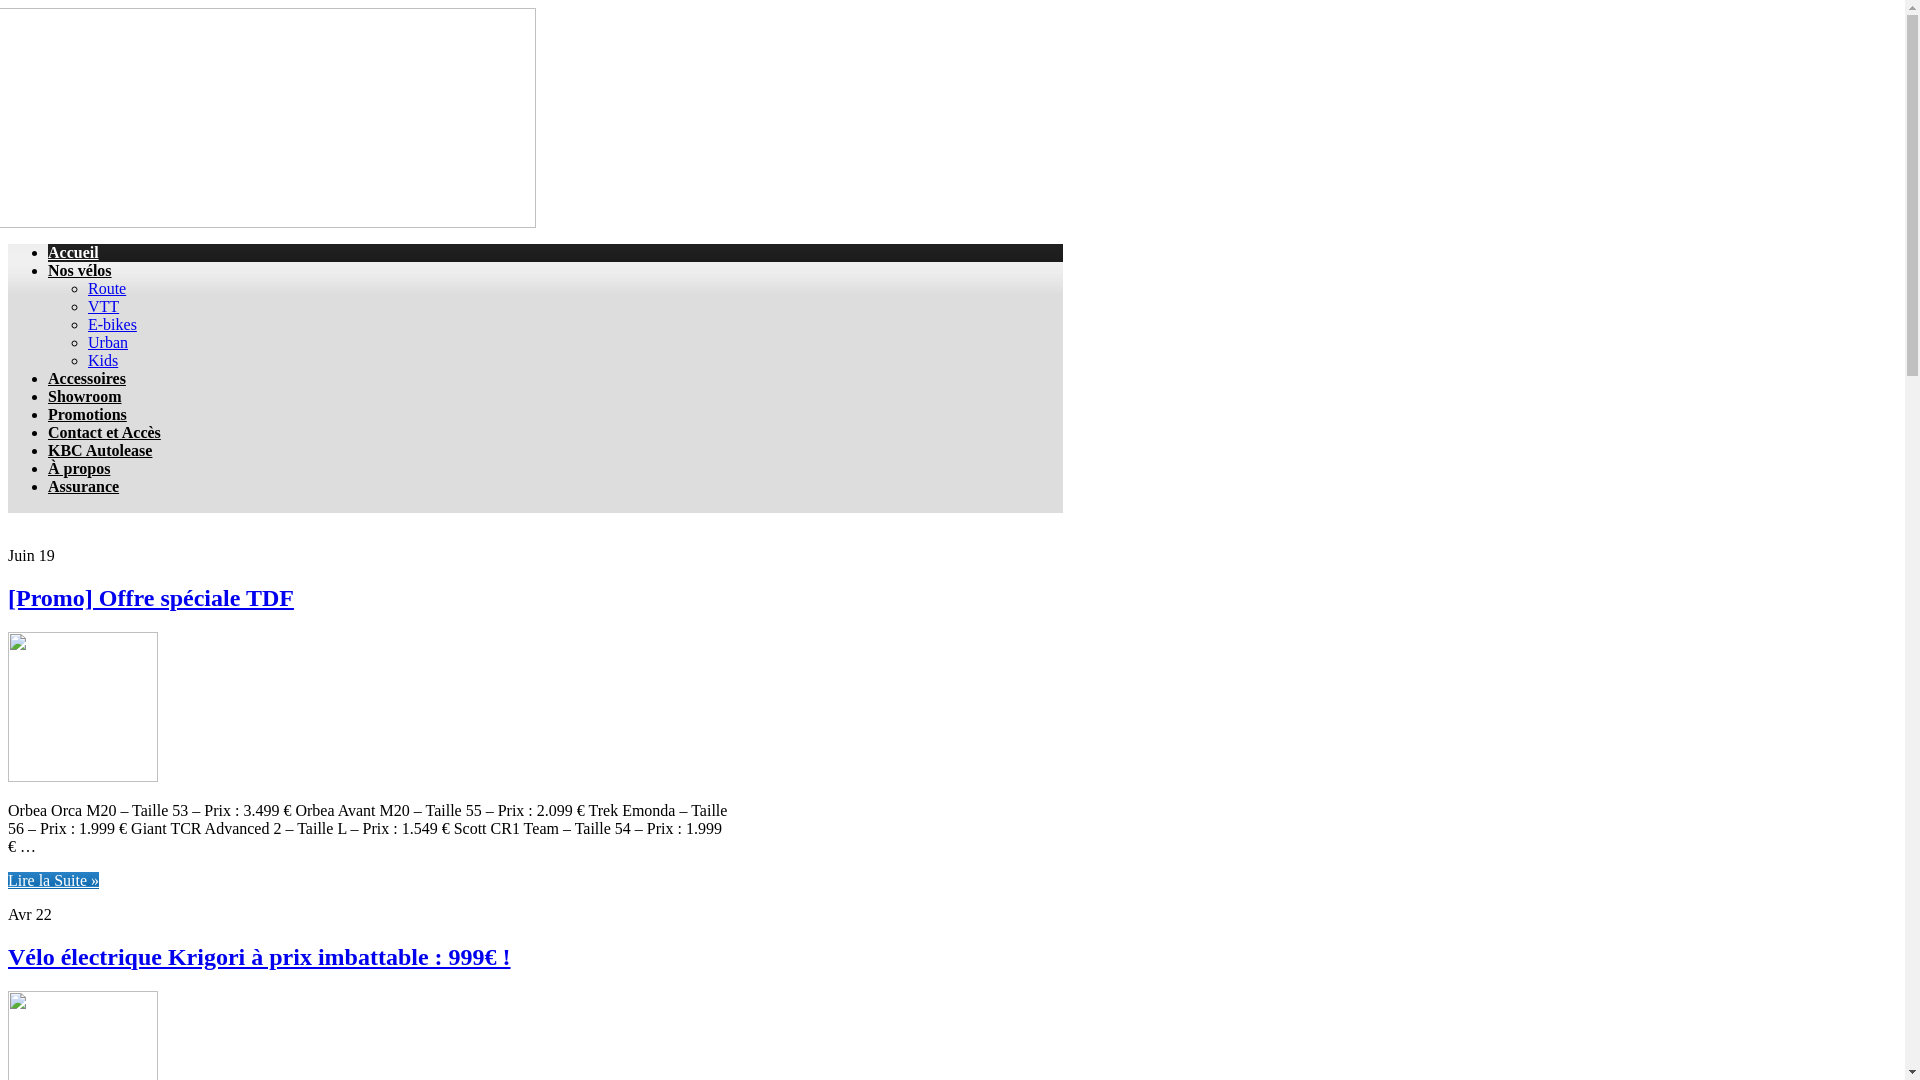 The image size is (1920, 1080). Describe the element at coordinates (106, 341) in the screenshot. I see `'Urban'` at that location.